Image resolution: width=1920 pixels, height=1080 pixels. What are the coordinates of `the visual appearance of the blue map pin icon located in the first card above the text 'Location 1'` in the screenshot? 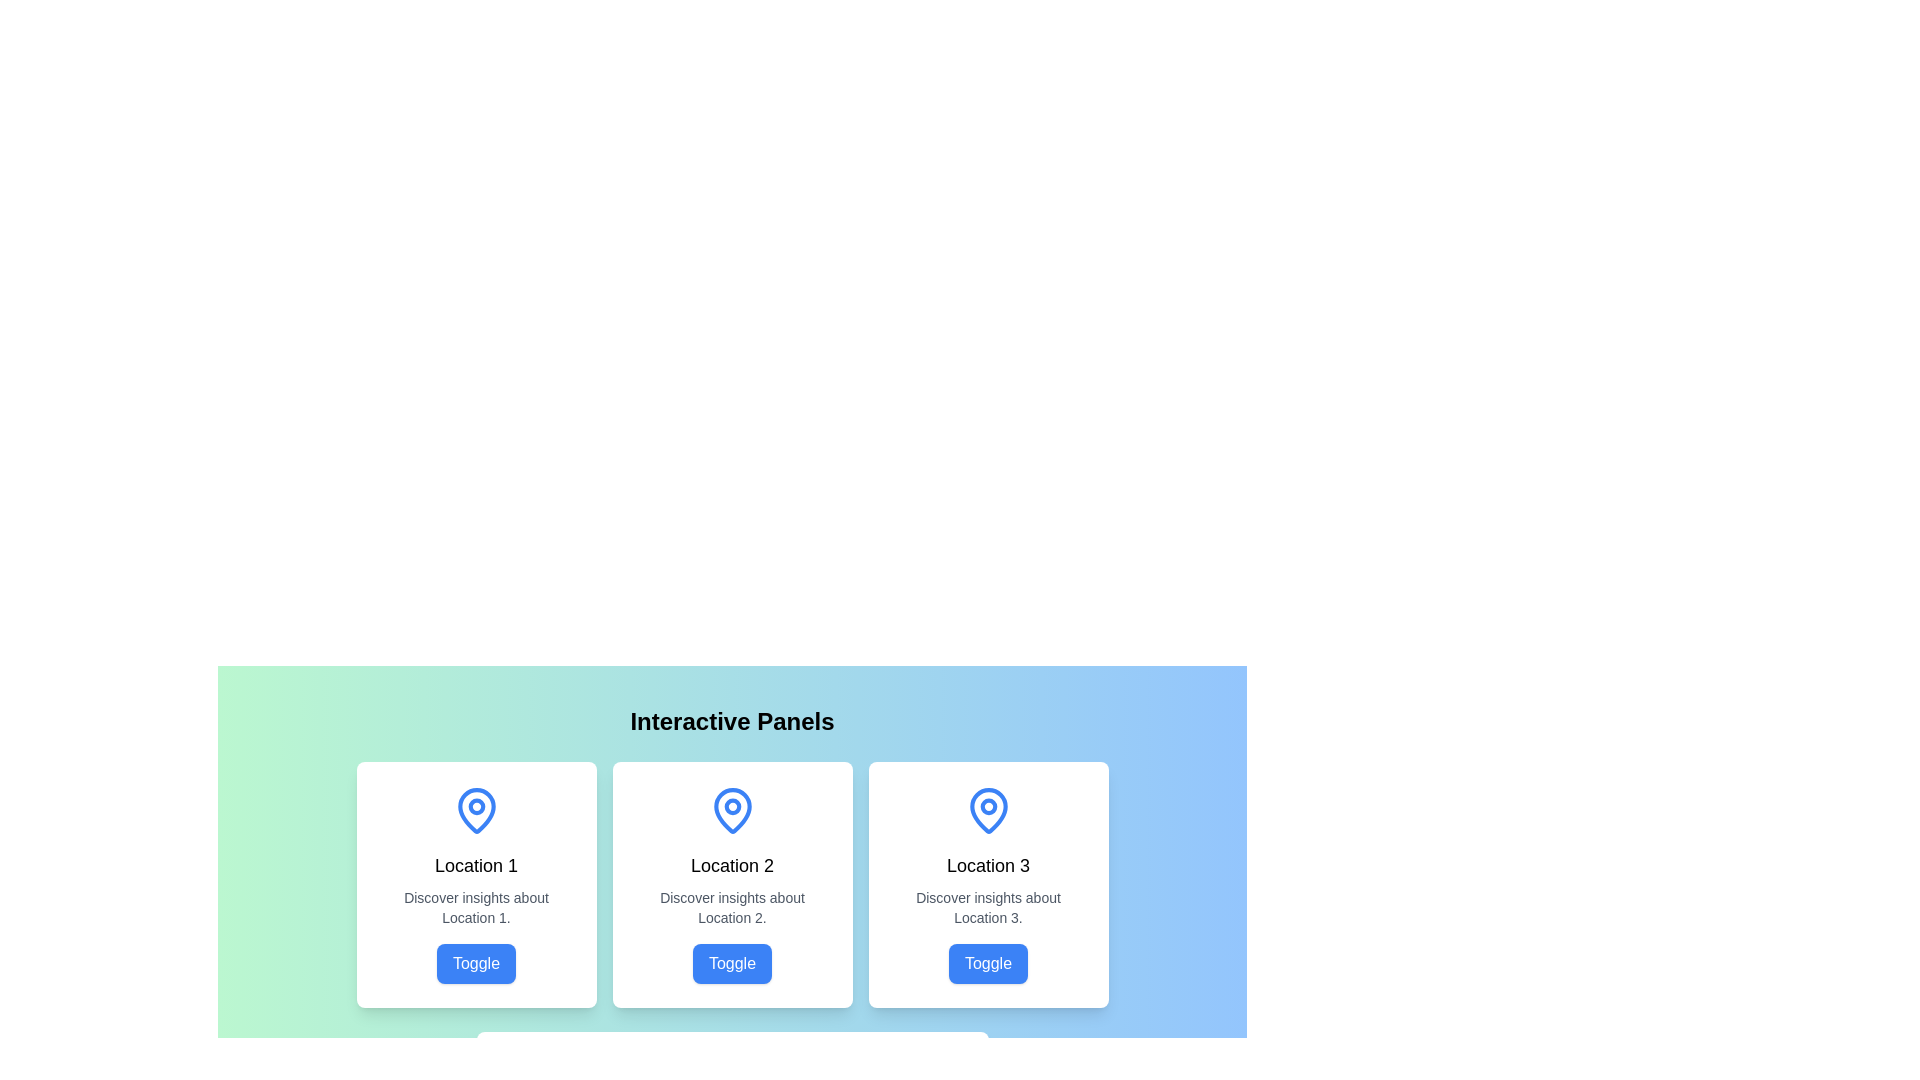 It's located at (475, 810).